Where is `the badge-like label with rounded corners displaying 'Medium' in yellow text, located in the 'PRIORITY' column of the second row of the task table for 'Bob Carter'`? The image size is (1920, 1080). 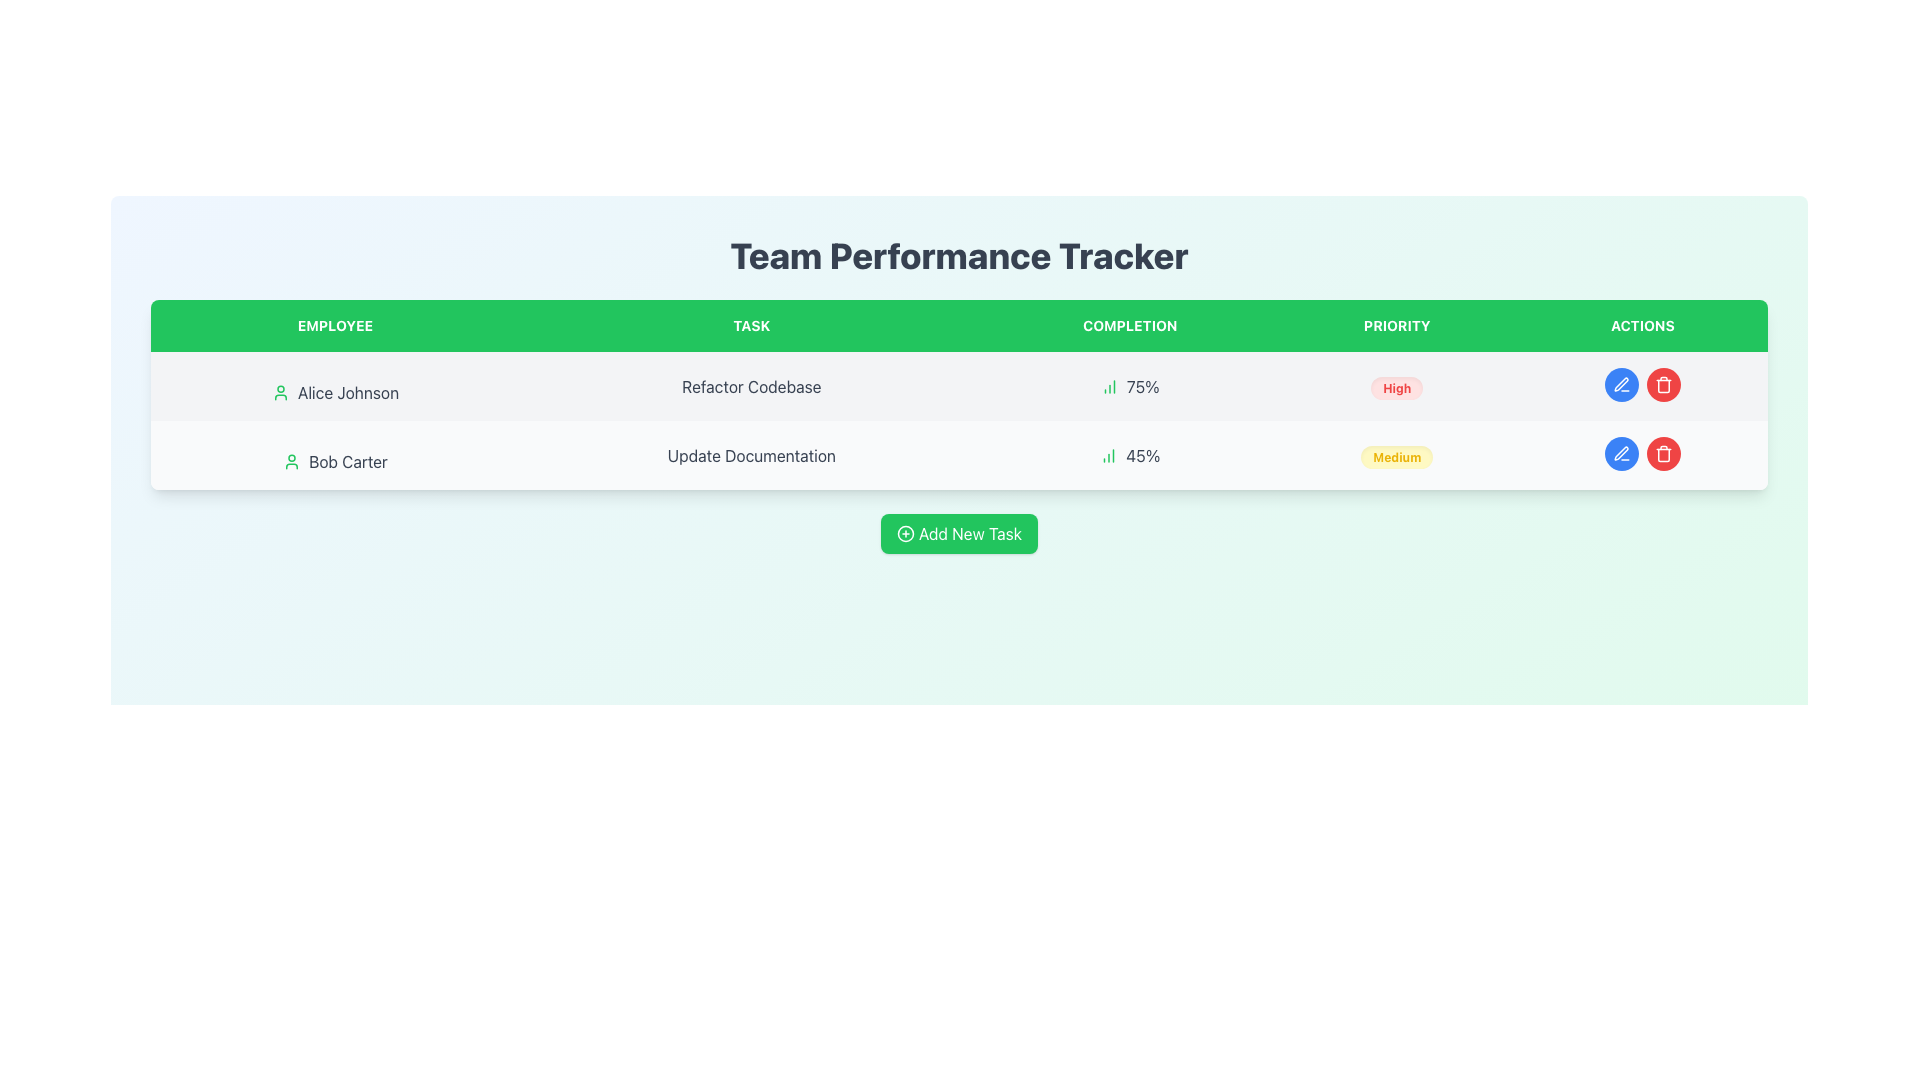 the badge-like label with rounded corners displaying 'Medium' in yellow text, located in the 'PRIORITY' column of the second row of the task table for 'Bob Carter' is located at coordinates (1396, 456).